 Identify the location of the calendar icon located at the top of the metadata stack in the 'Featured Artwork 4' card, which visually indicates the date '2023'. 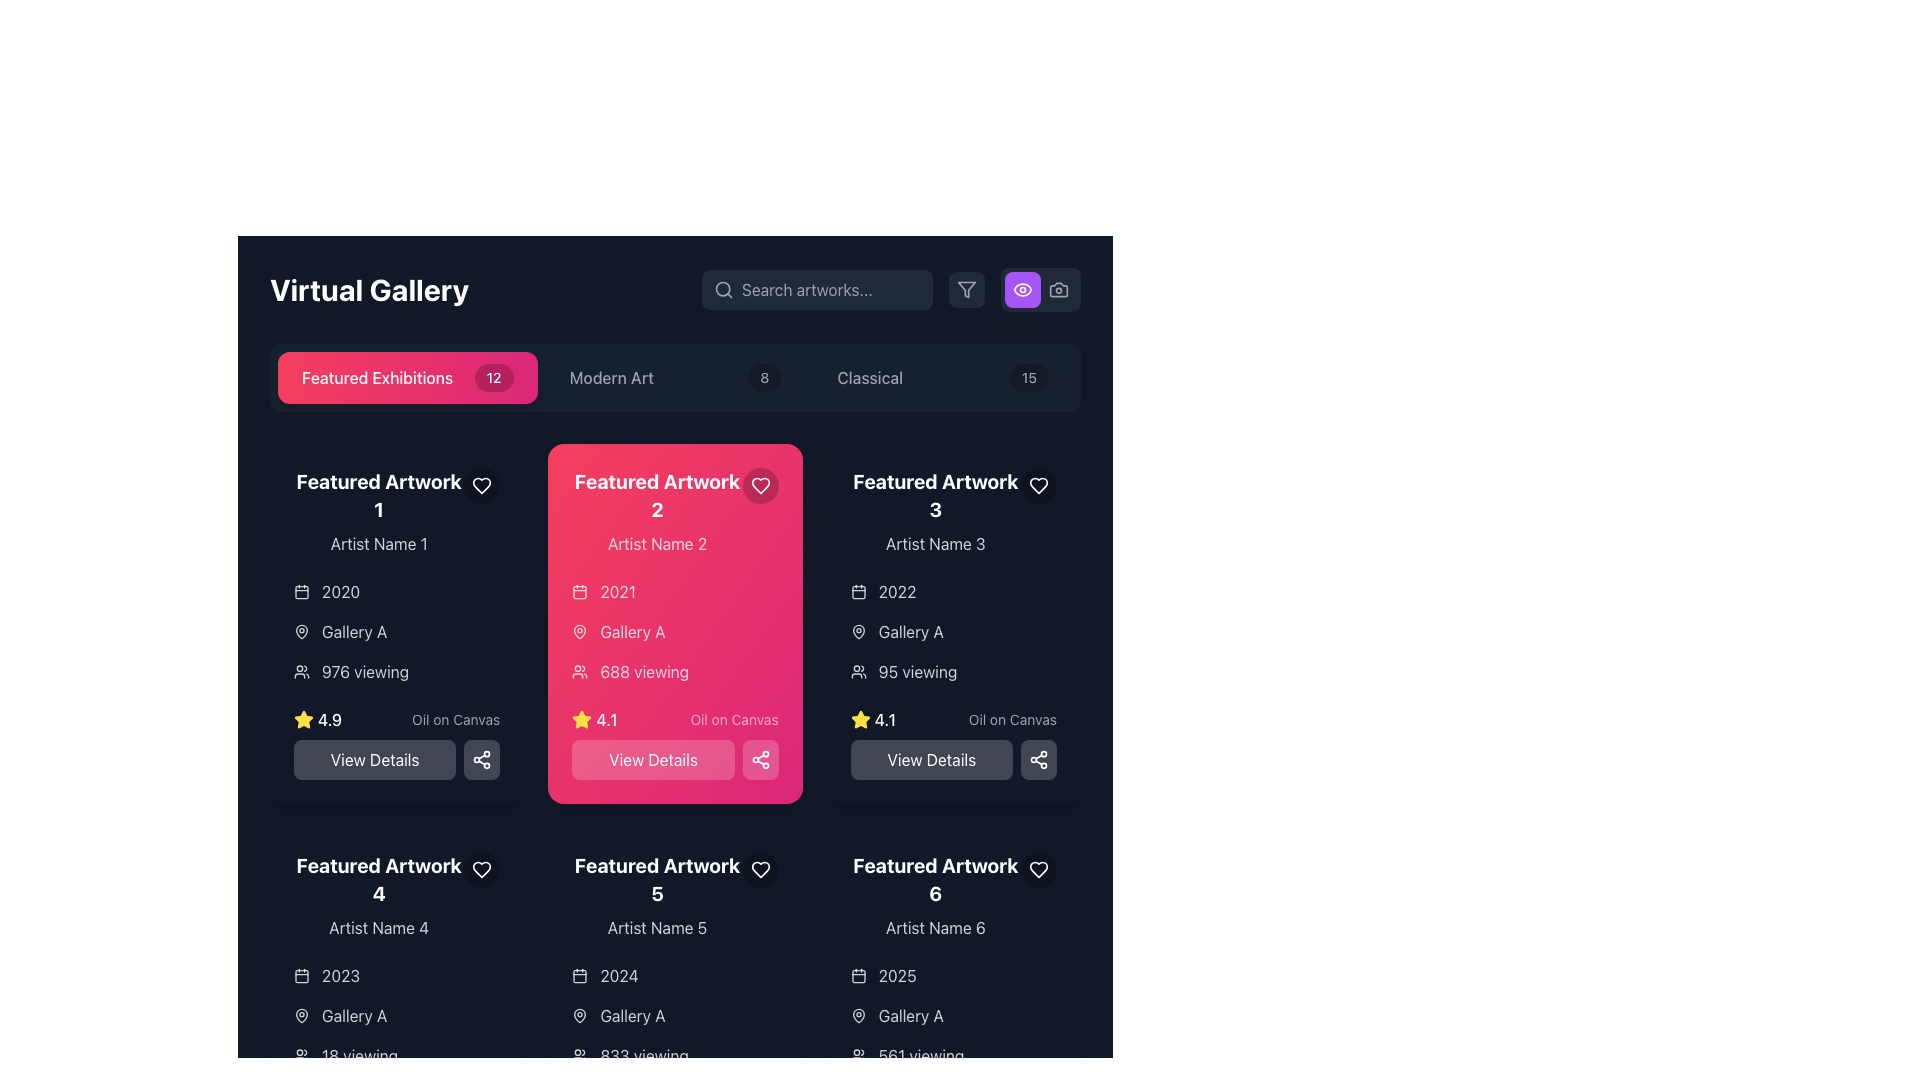
(301, 974).